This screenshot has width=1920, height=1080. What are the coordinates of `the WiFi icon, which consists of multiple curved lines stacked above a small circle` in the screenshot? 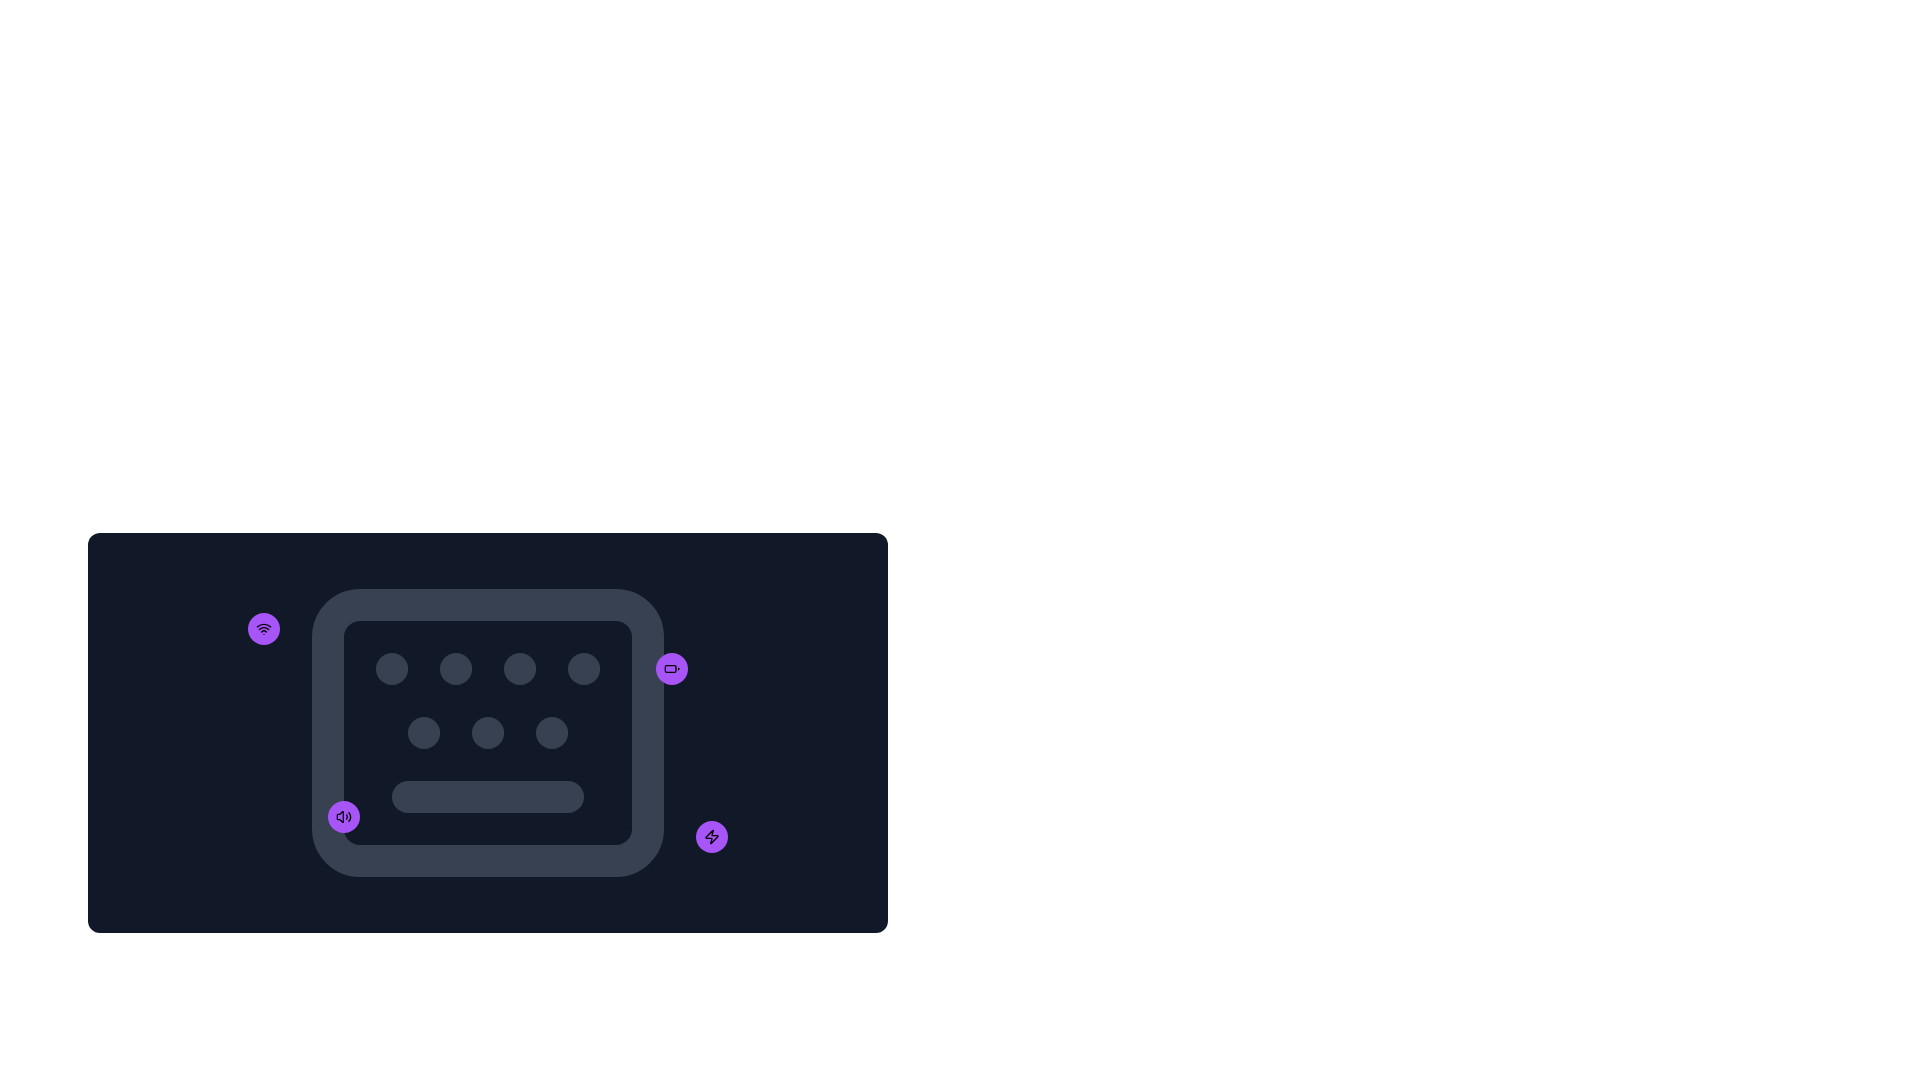 It's located at (263, 627).